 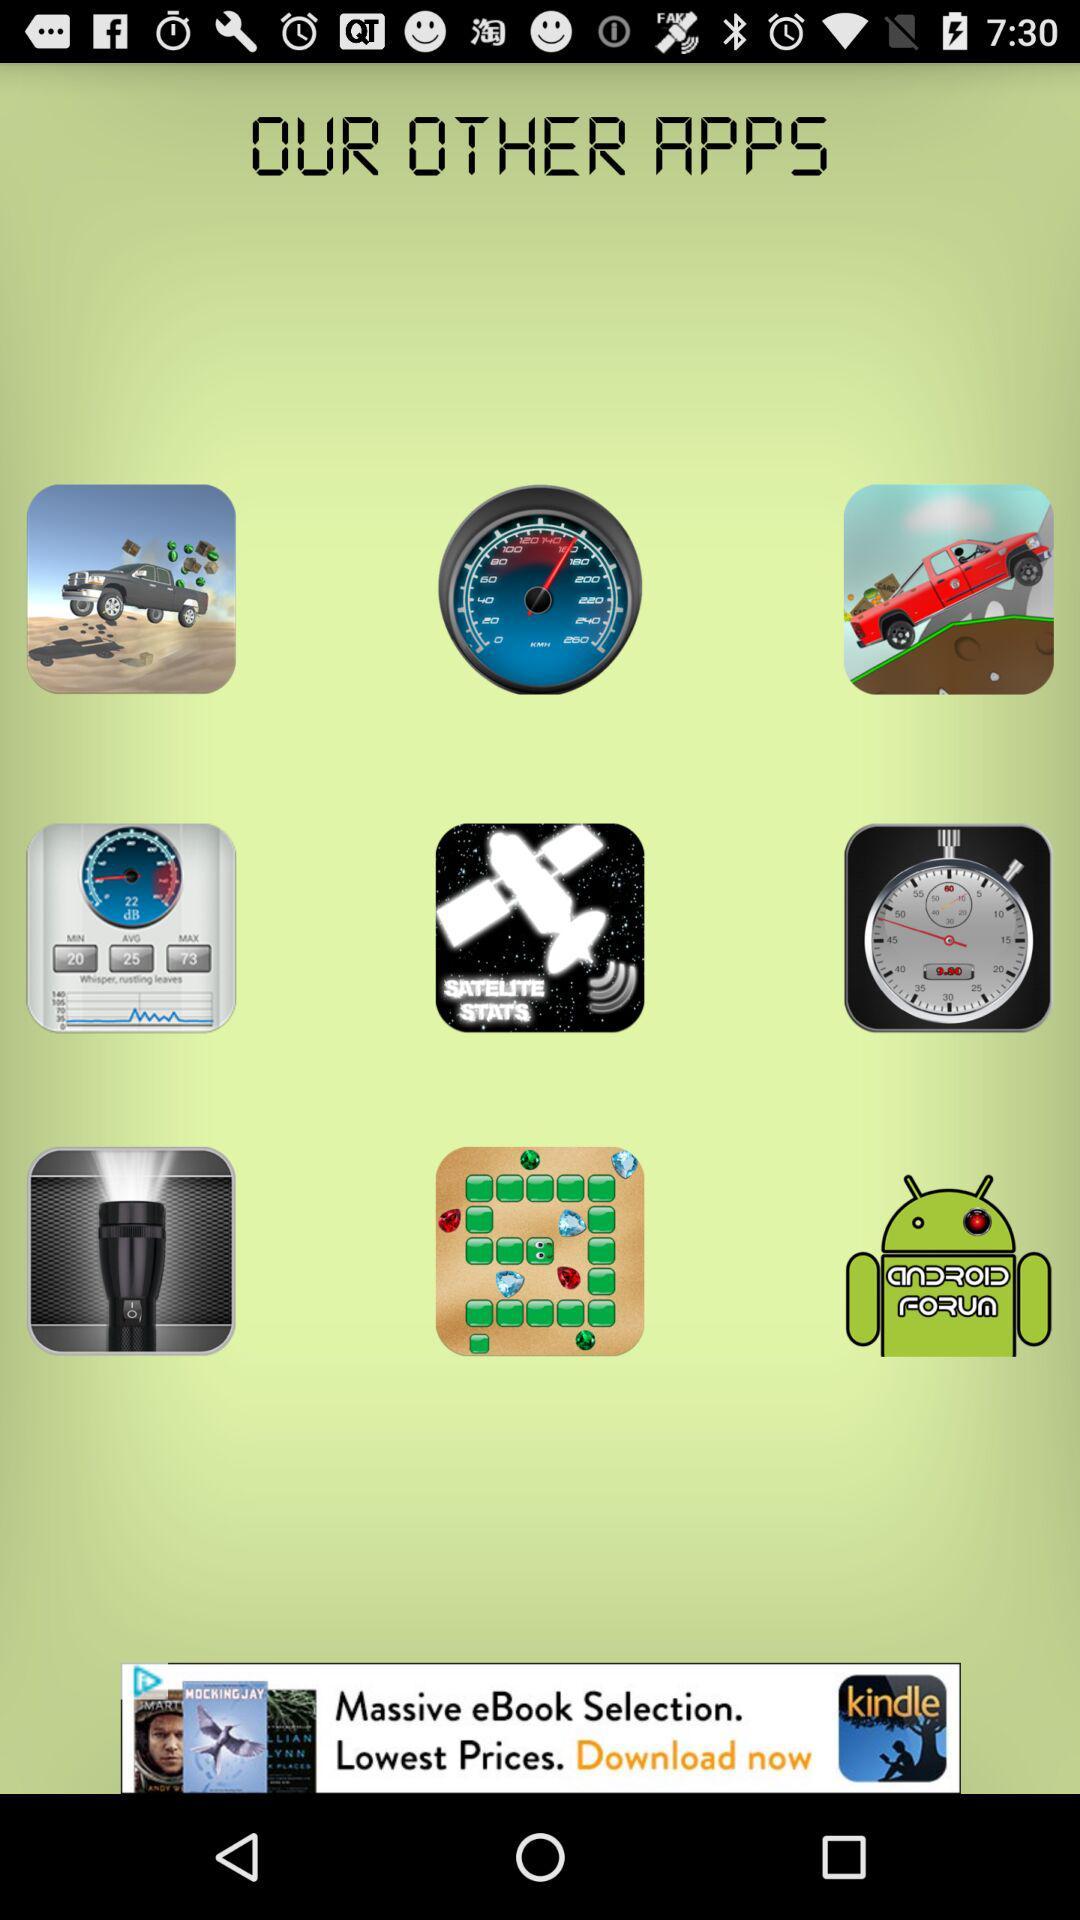 What do you see at coordinates (131, 1250) in the screenshot?
I see `flashlight` at bounding box center [131, 1250].